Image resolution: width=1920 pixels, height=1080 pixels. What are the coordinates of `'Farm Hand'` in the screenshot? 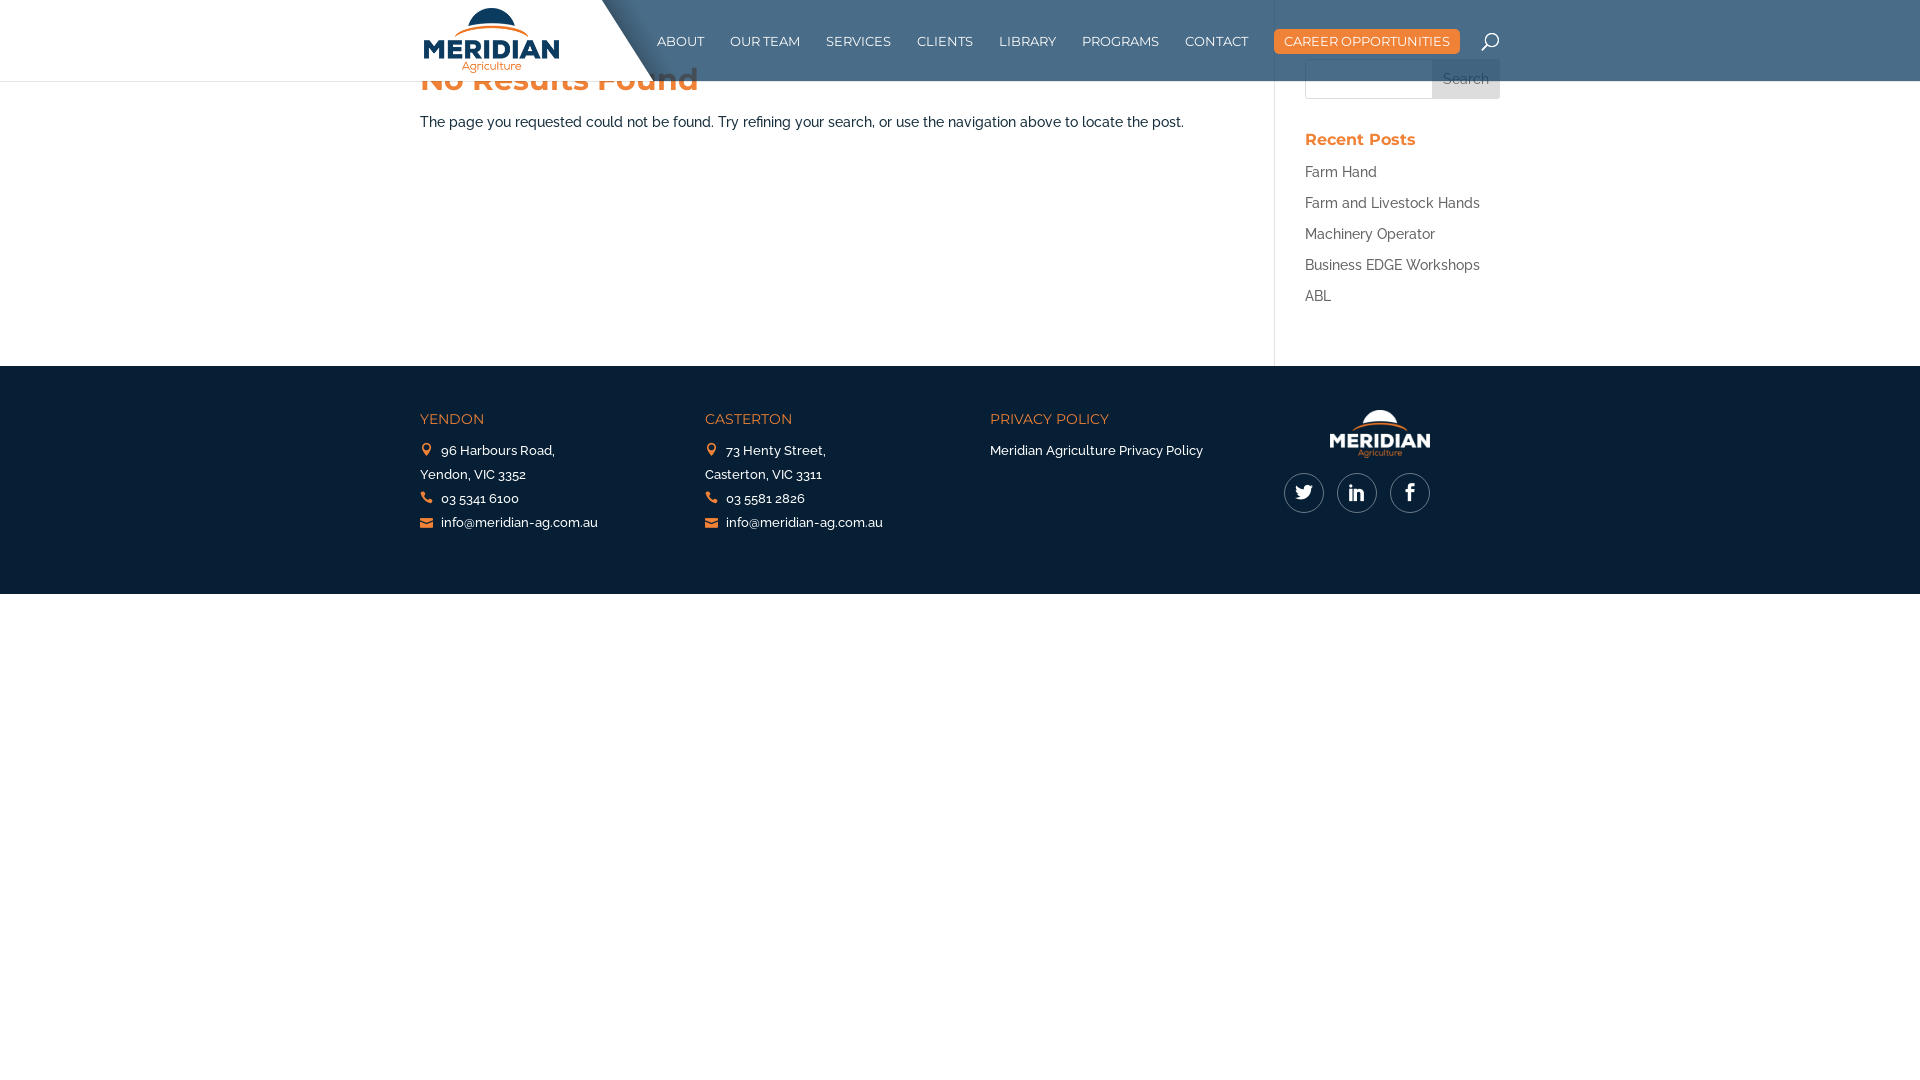 It's located at (1340, 171).